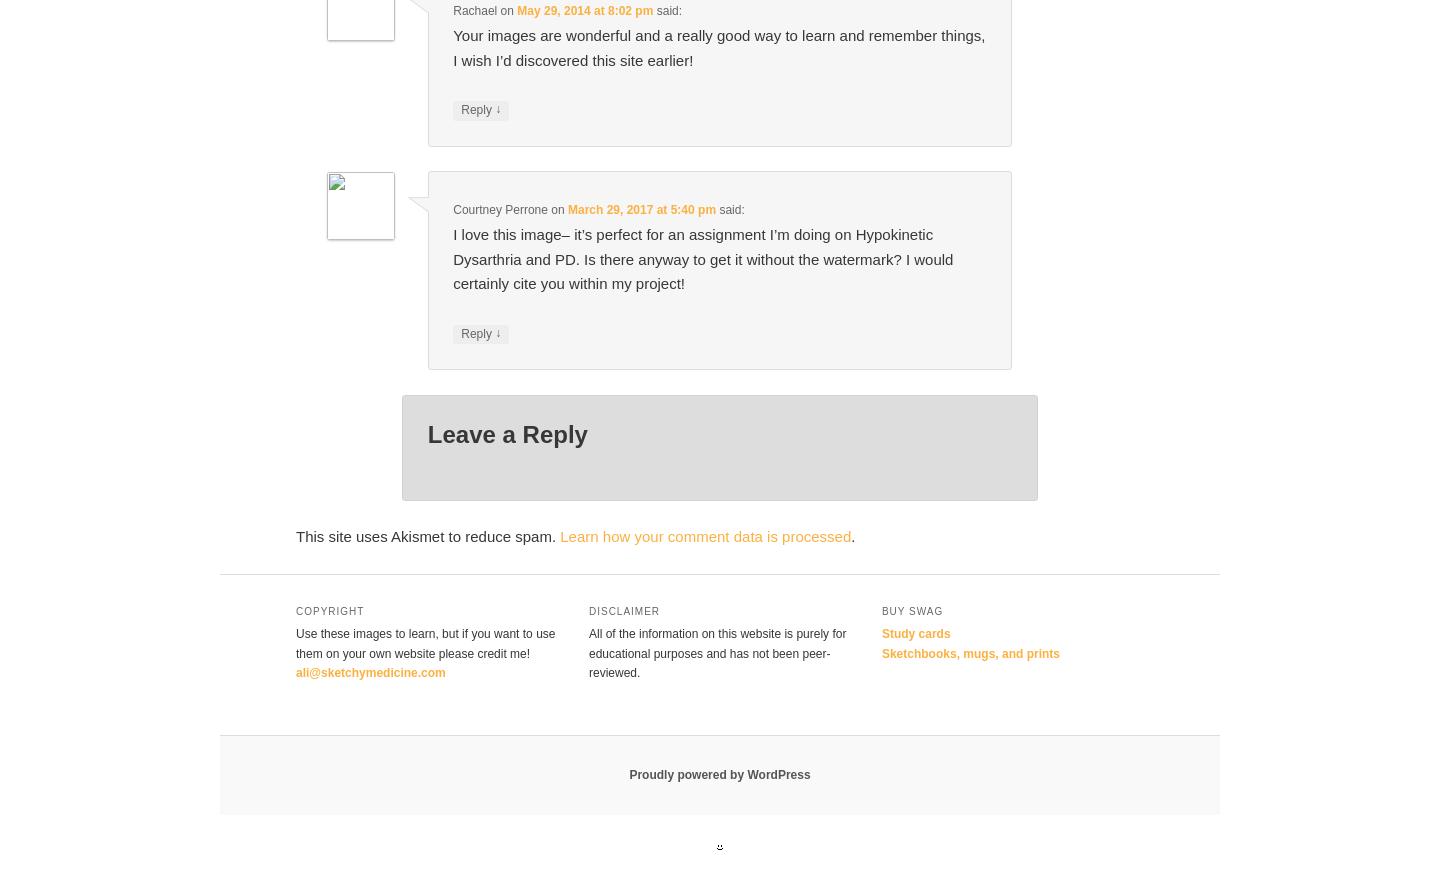 Image resolution: width=1440 pixels, height=871 pixels. I want to click on 'Courtney Perrone', so click(498, 209).